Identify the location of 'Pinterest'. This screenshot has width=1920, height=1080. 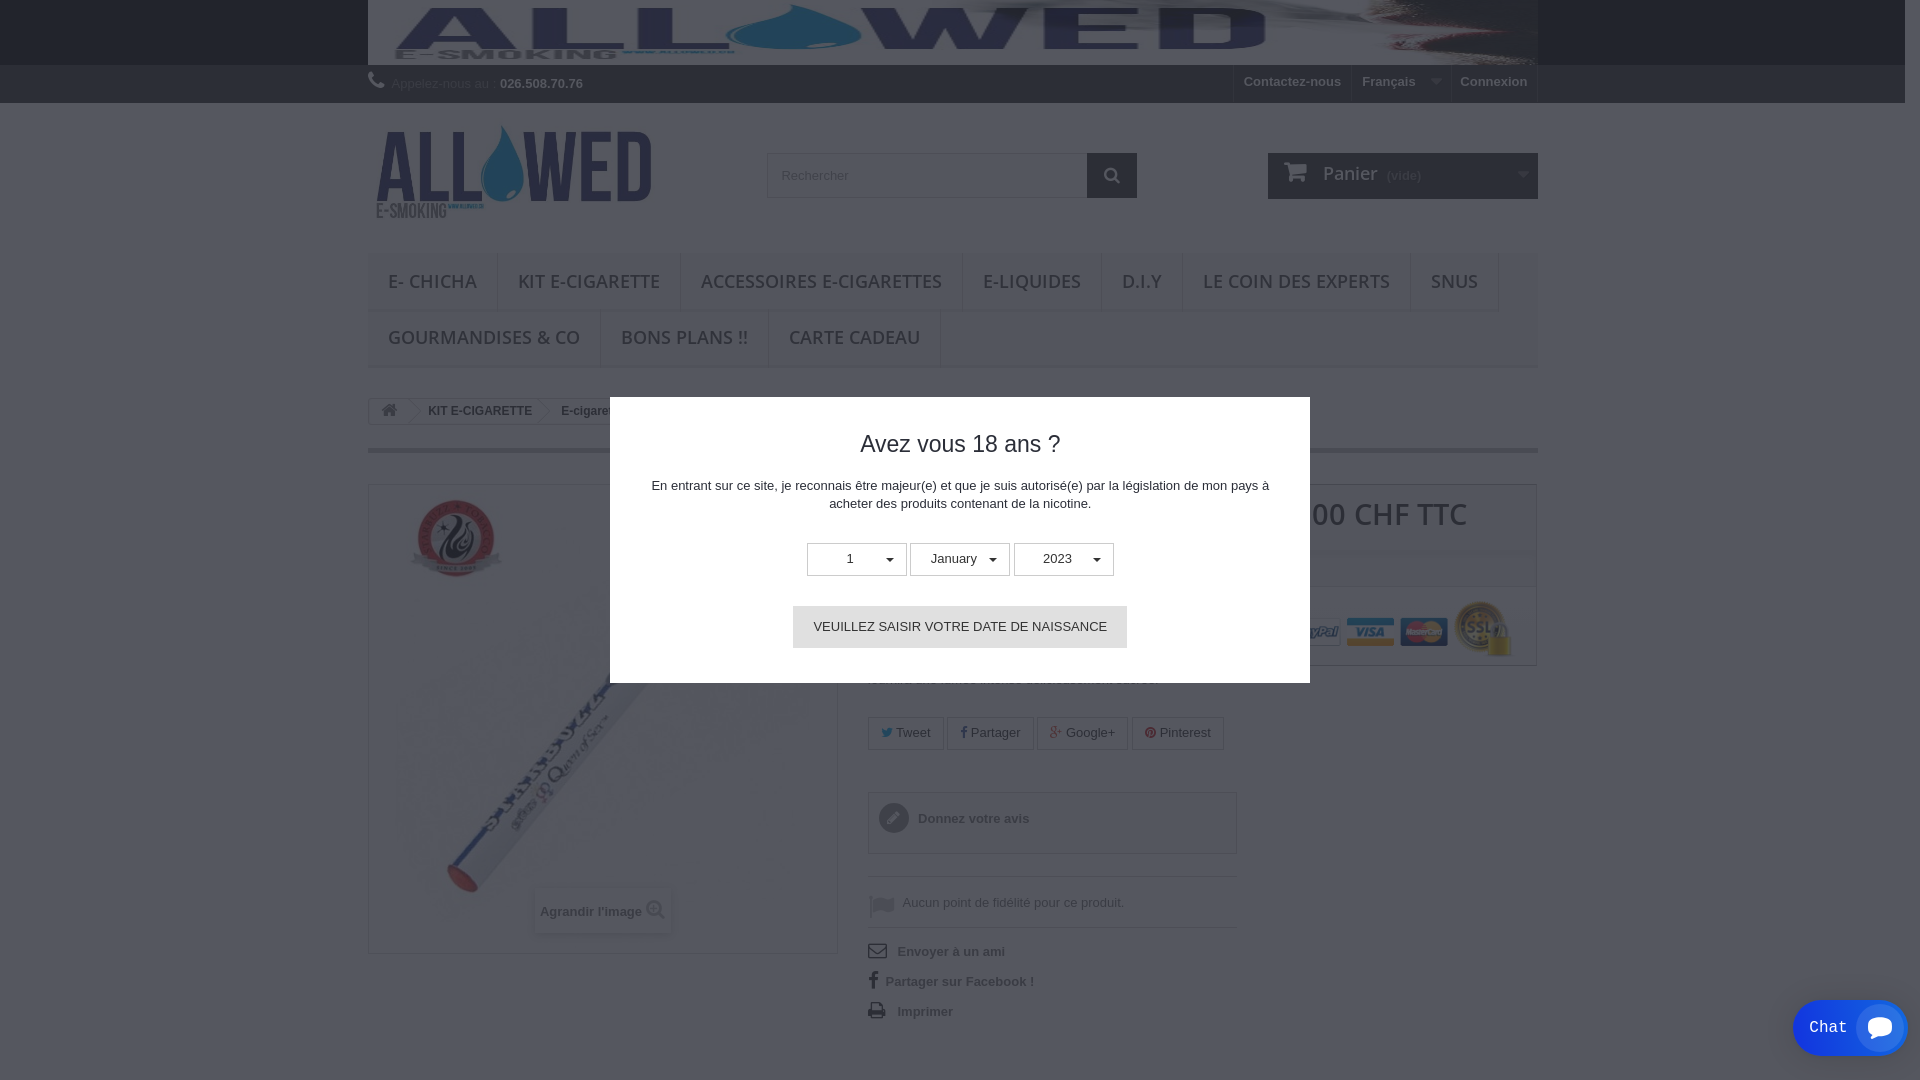
(1177, 733).